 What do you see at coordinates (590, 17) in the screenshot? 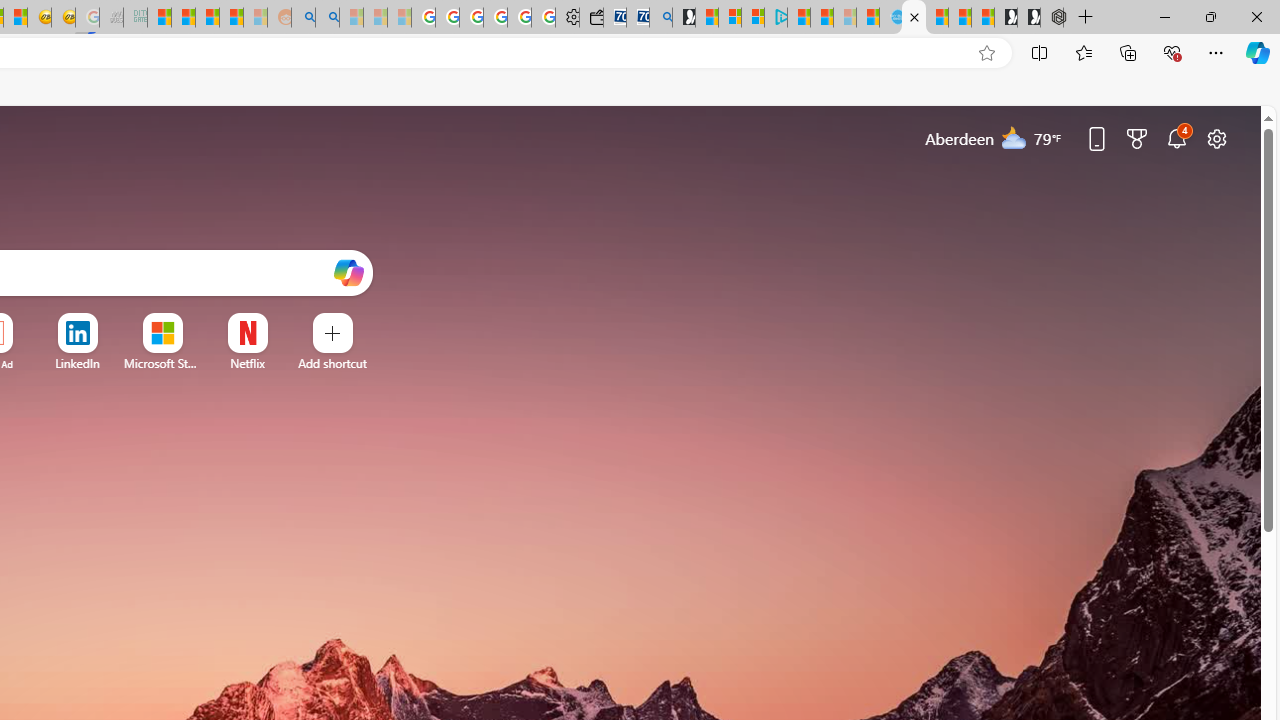
I see `'Wallet'` at bounding box center [590, 17].